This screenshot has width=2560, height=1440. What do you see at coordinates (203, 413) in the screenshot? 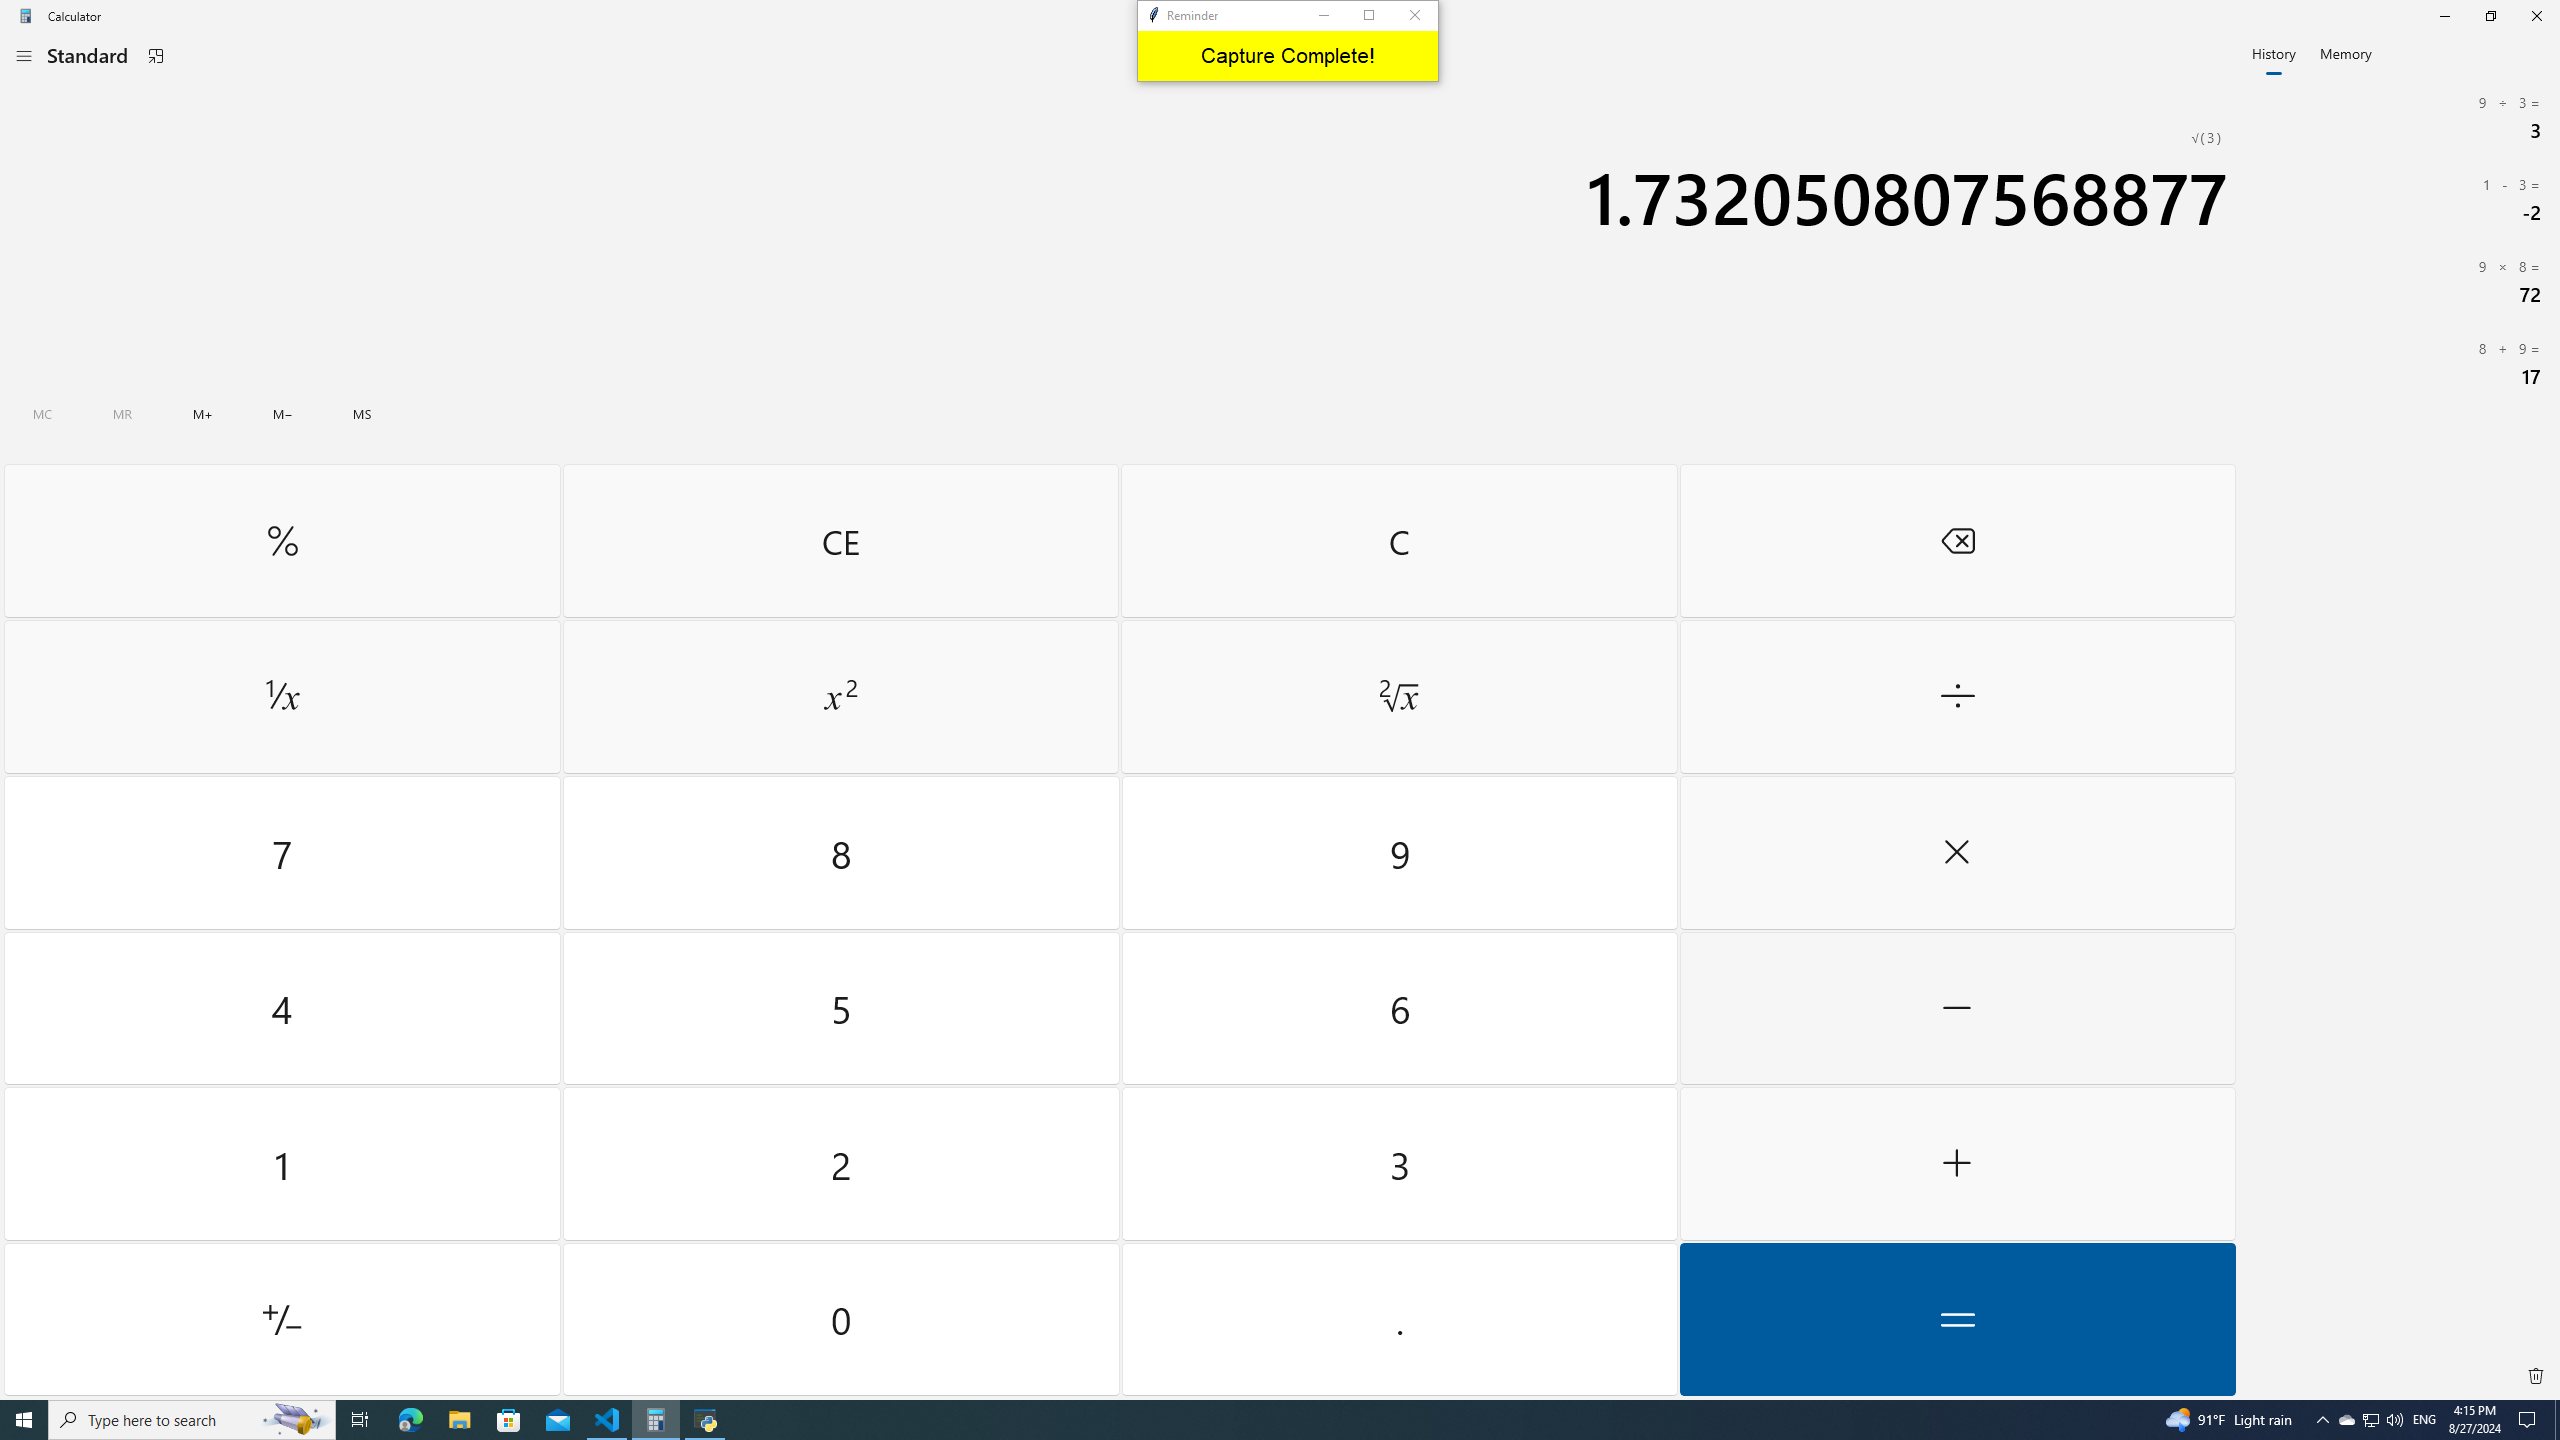
I see `'Memory add'` at bounding box center [203, 413].